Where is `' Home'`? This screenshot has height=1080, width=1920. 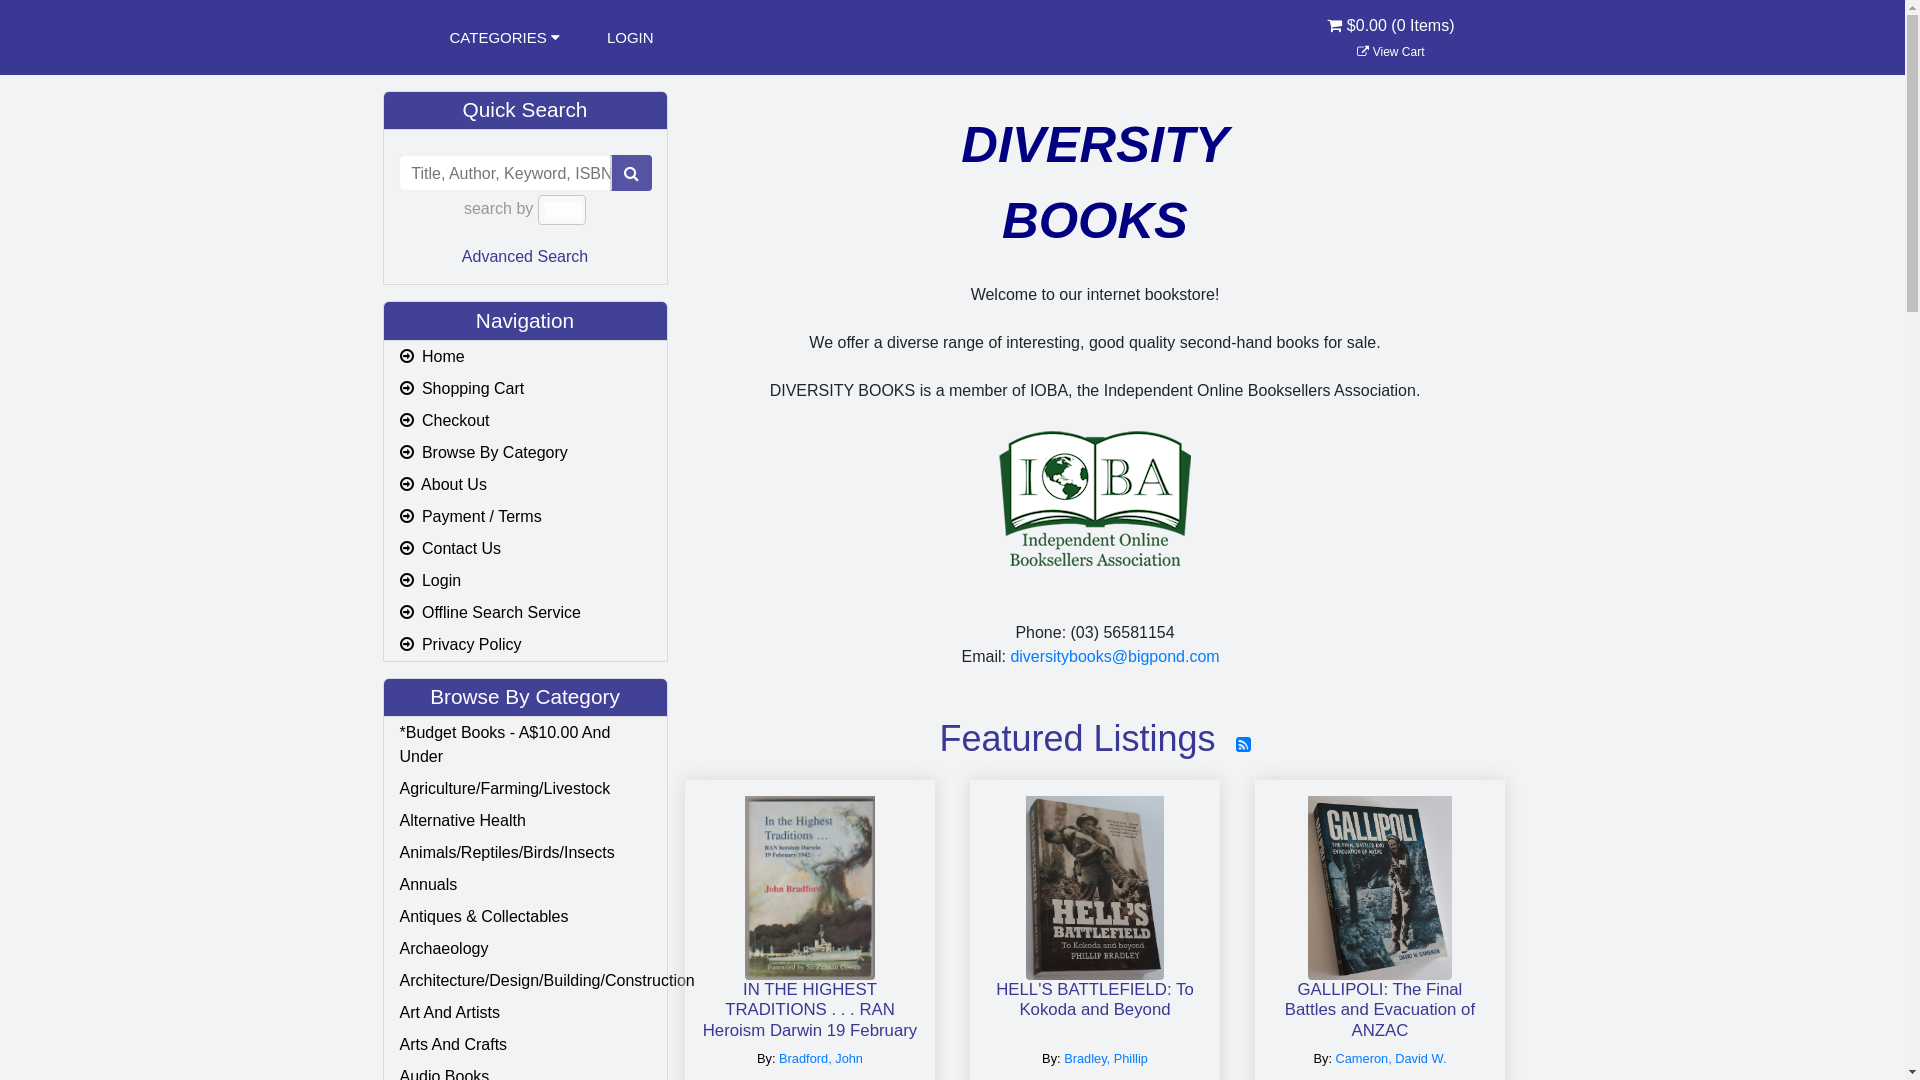 ' Home' is located at coordinates (525, 356).